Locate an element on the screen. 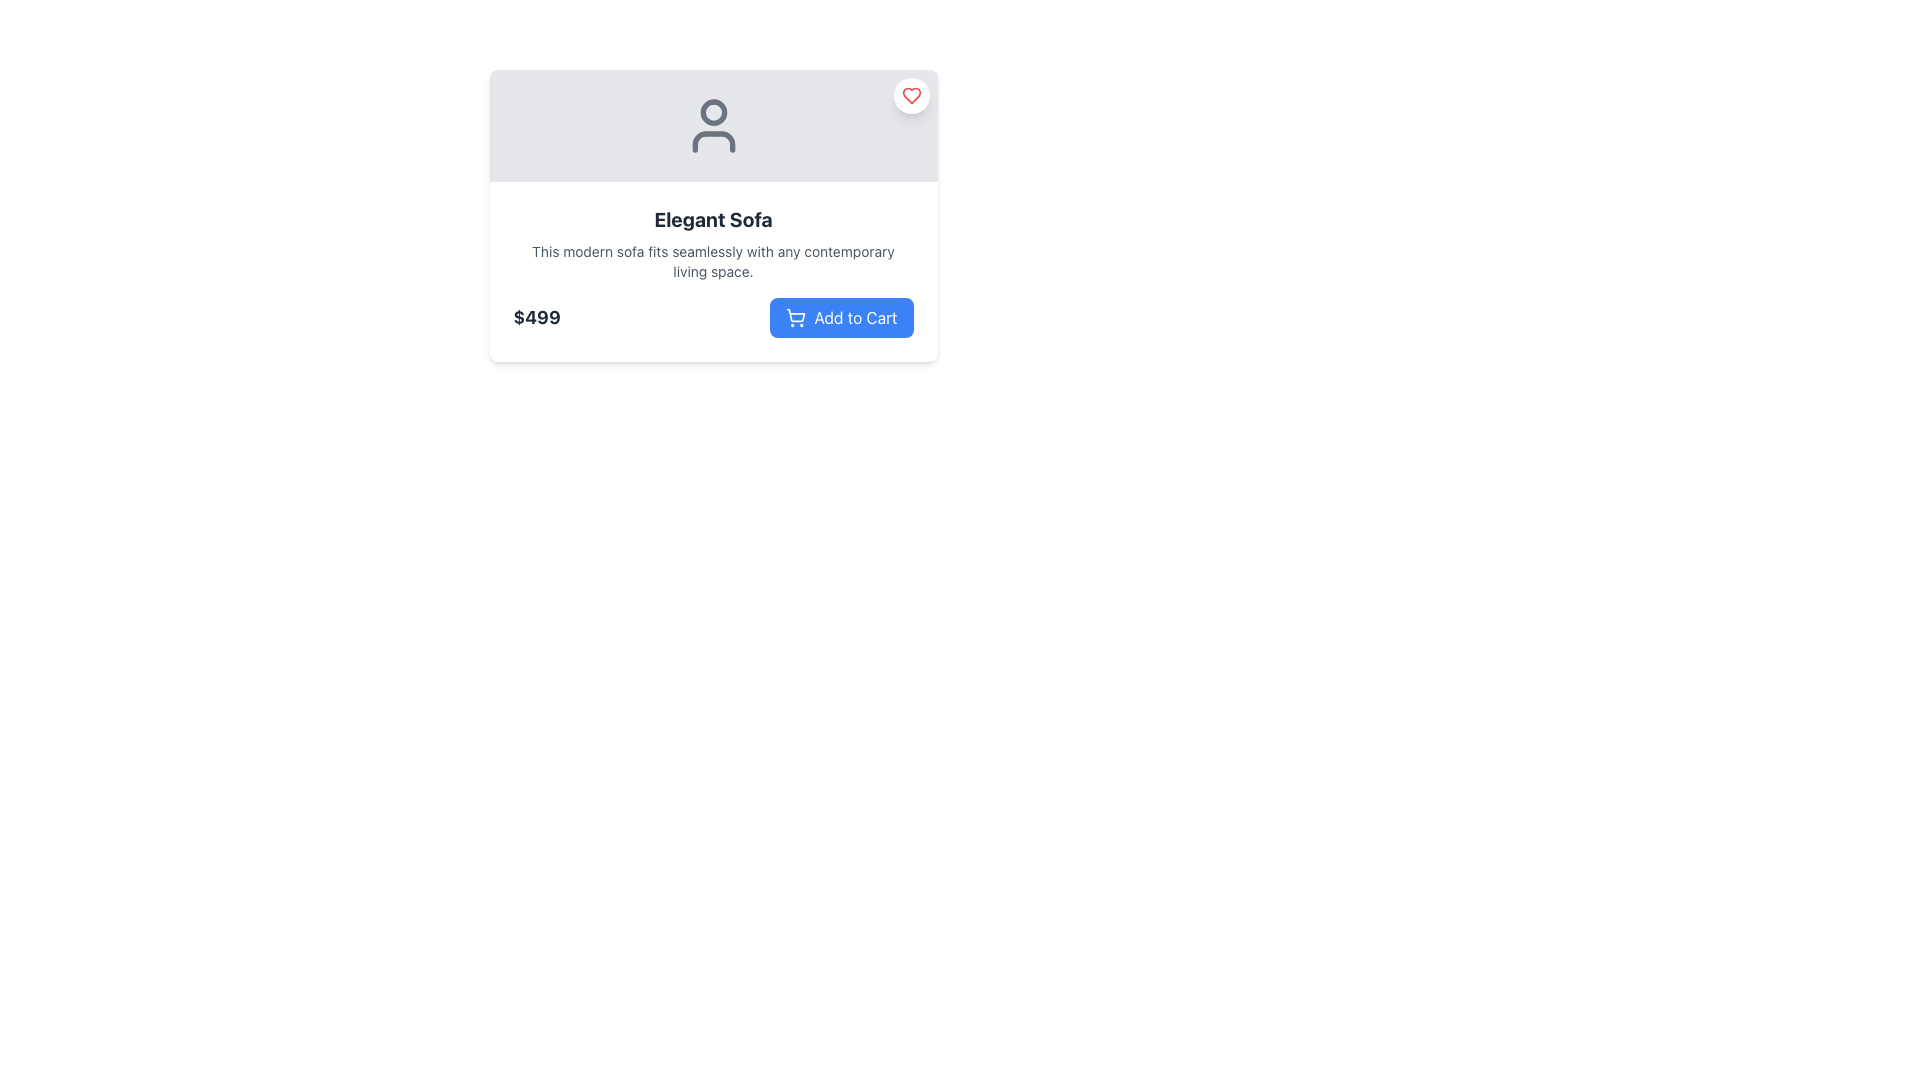  text from the Text Label that serves as the title for the item displayed, which is labeled 'Elegant Sofa' is located at coordinates (713, 219).